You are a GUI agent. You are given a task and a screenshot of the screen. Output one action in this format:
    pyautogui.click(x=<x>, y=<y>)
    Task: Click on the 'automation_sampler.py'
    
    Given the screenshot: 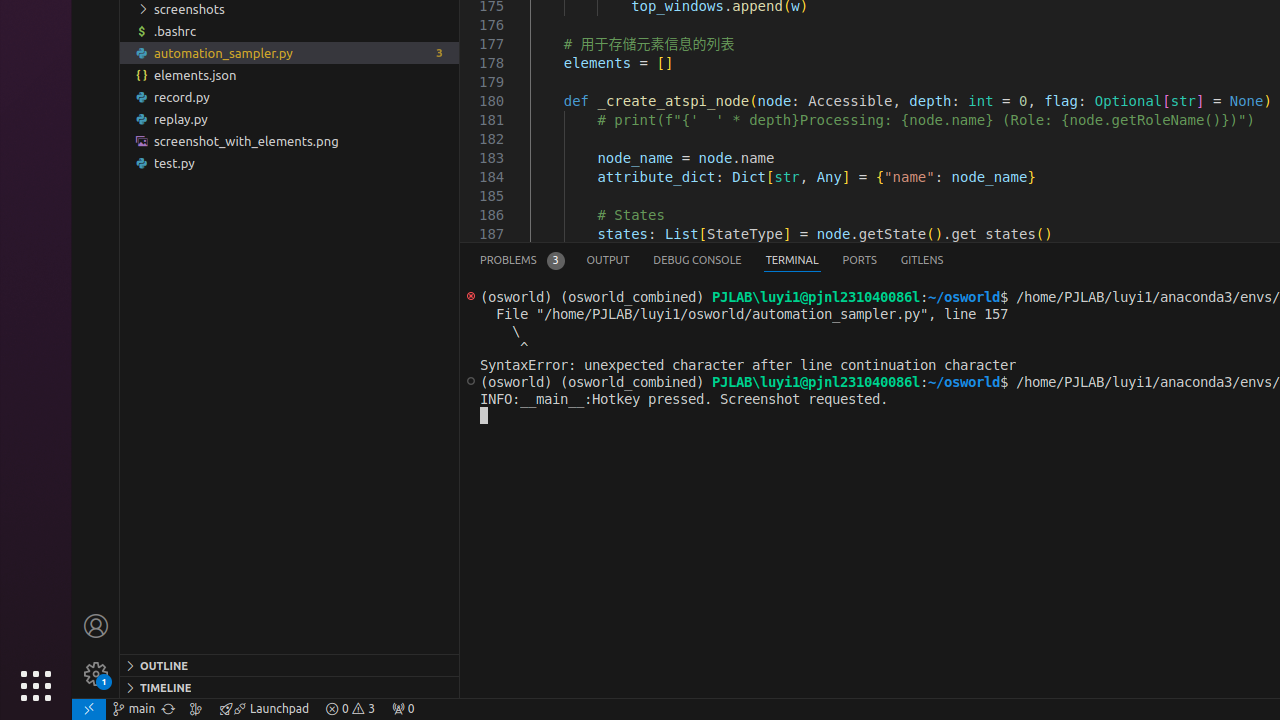 What is the action you would take?
    pyautogui.click(x=288, y=51)
    